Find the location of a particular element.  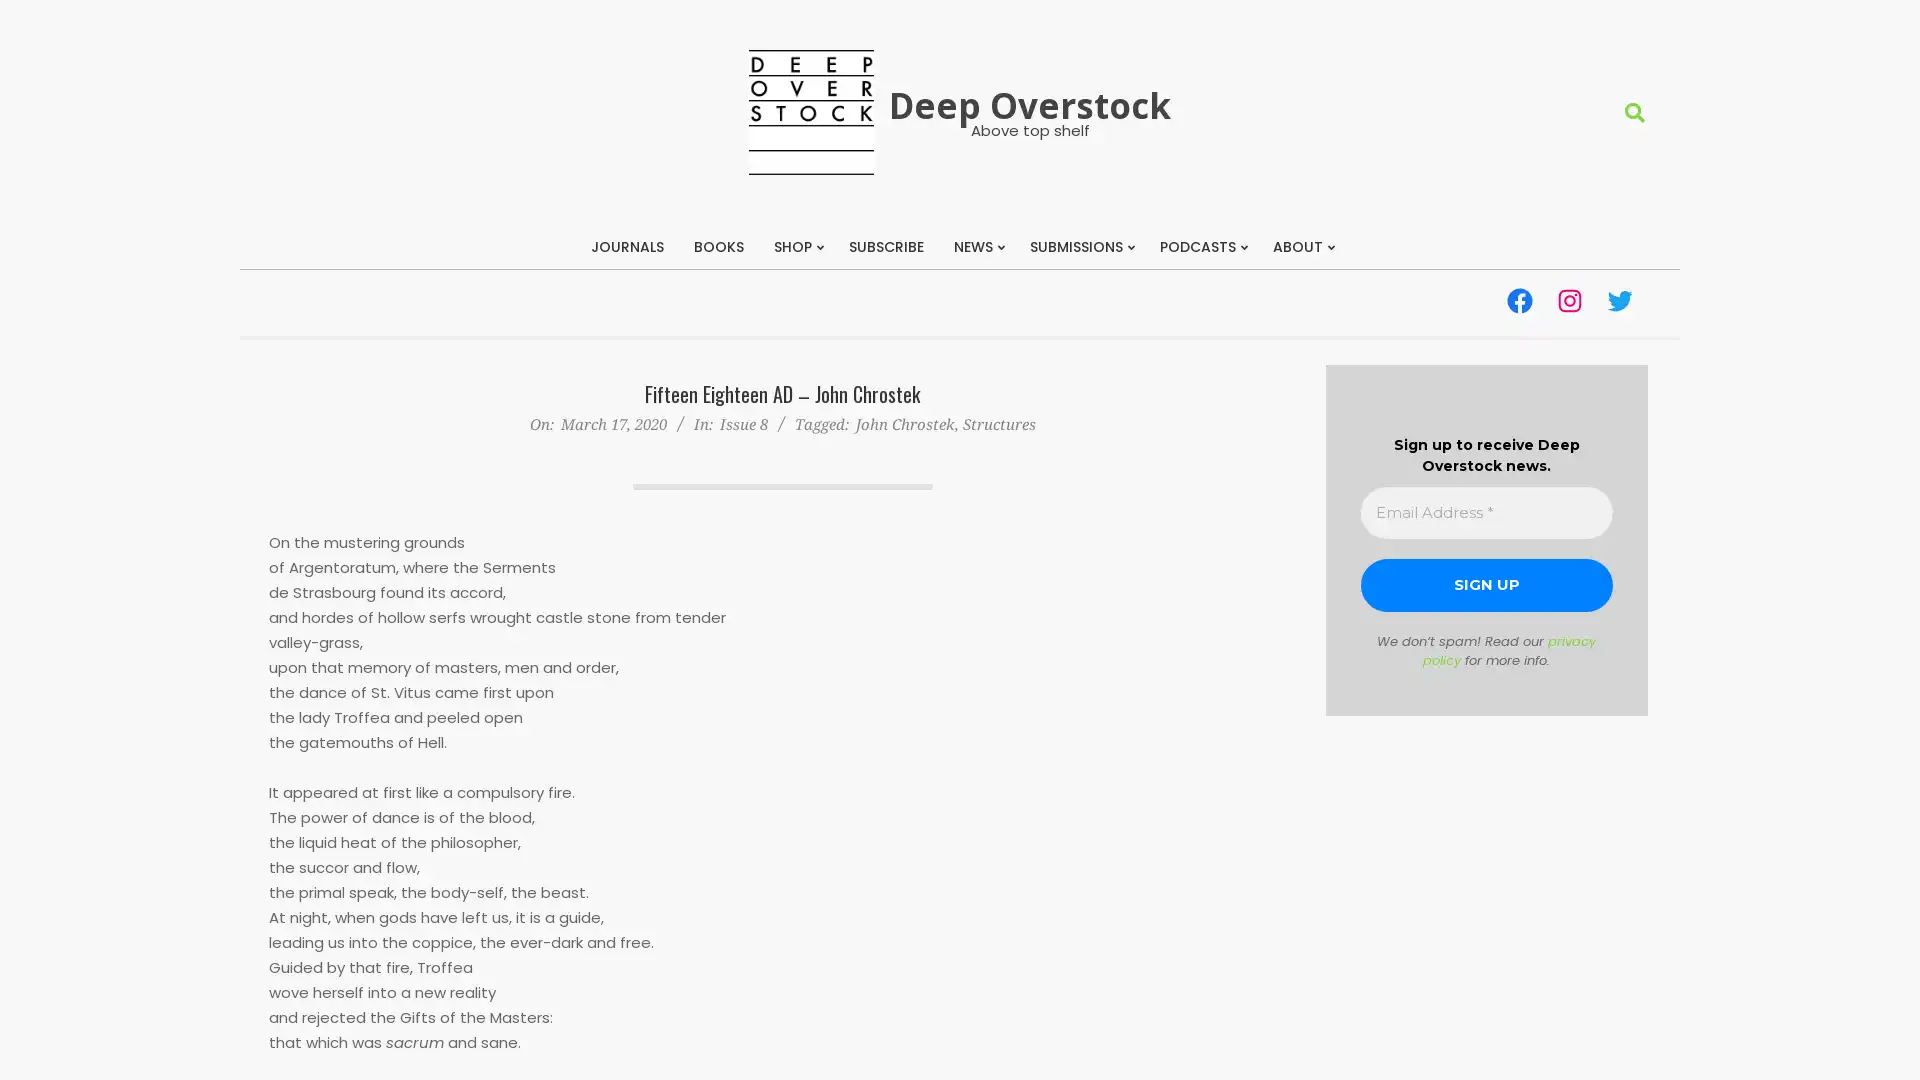

Sign up is located at coordinates (1486, 585).